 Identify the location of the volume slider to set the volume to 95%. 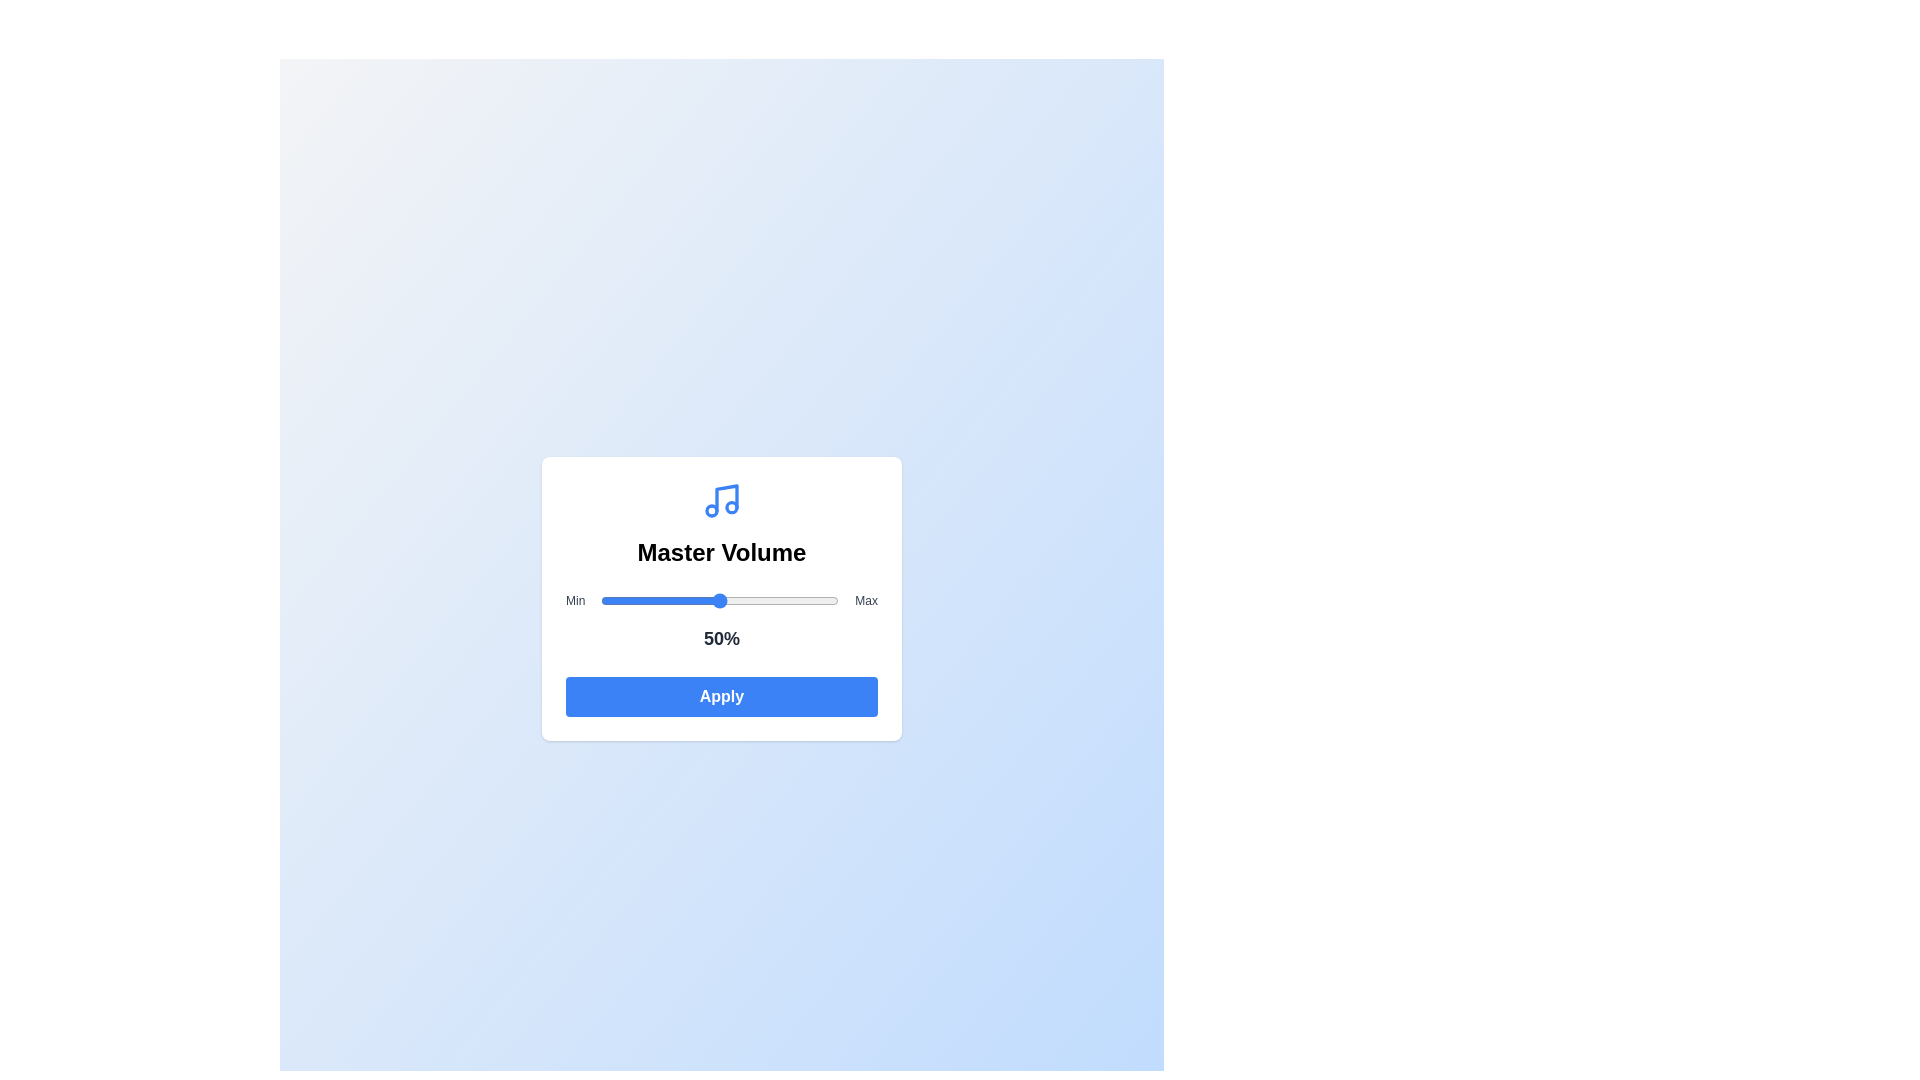
(827, 600).